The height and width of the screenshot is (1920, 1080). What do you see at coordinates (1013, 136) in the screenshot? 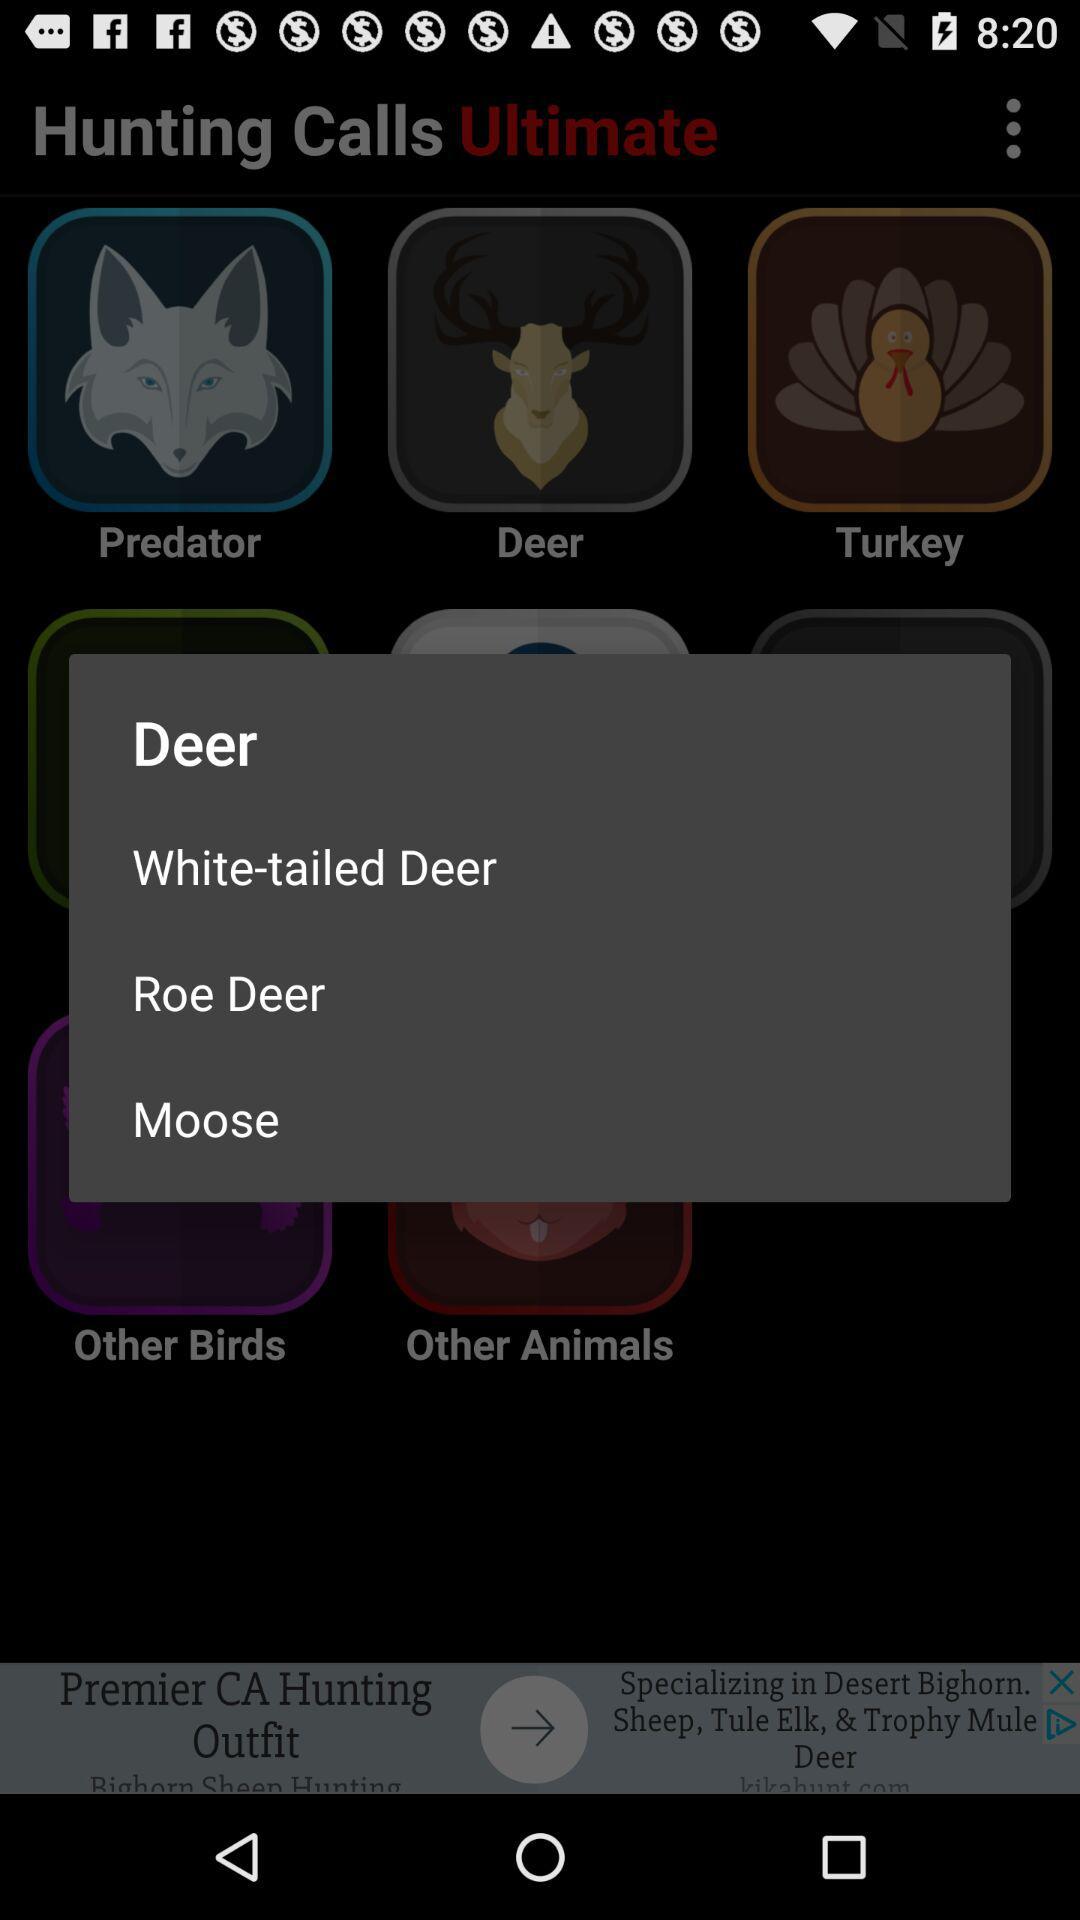
I see `the more icon` at bounding box center [1013, 136].